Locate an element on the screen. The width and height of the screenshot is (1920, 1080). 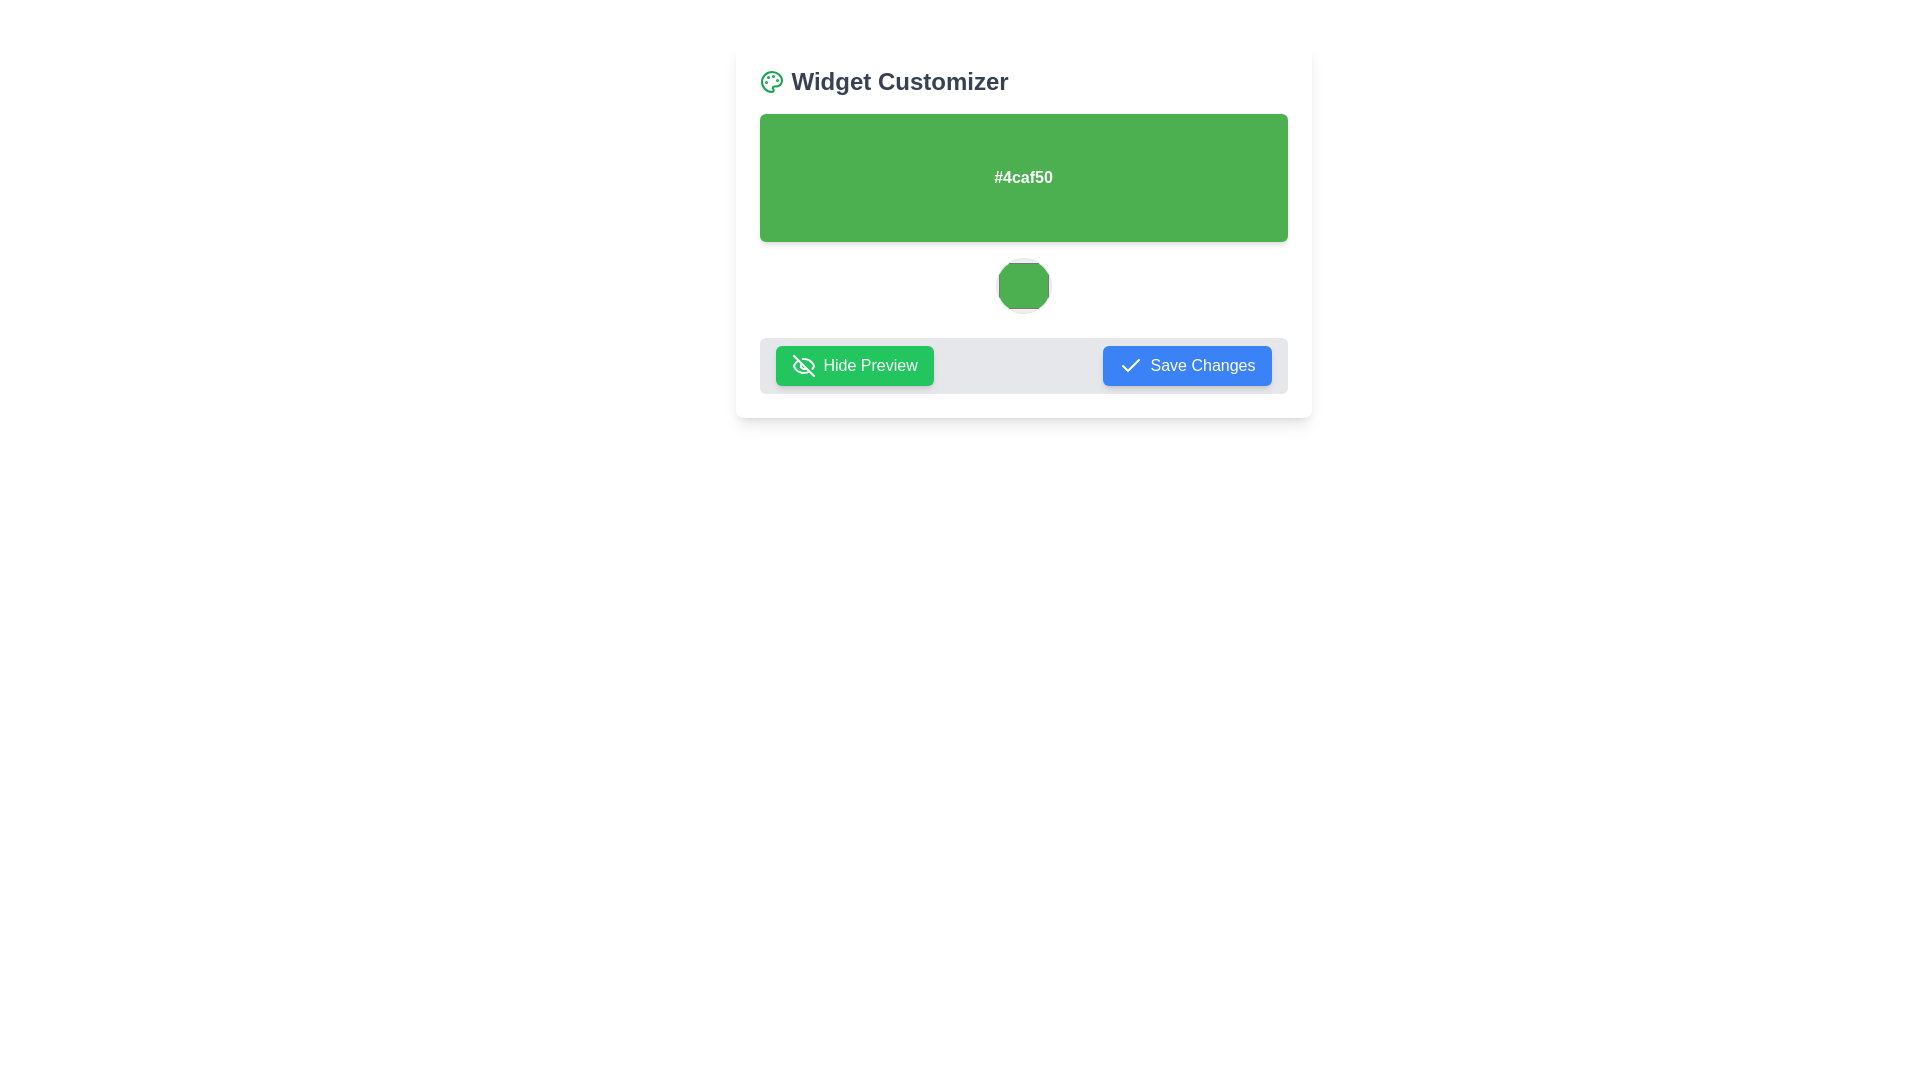
the bold text label displaying 'Widget Customizer', which is styled with a large font size and dark gray color, located in the upper-central part of the interface is located at coordinates (899, 80).